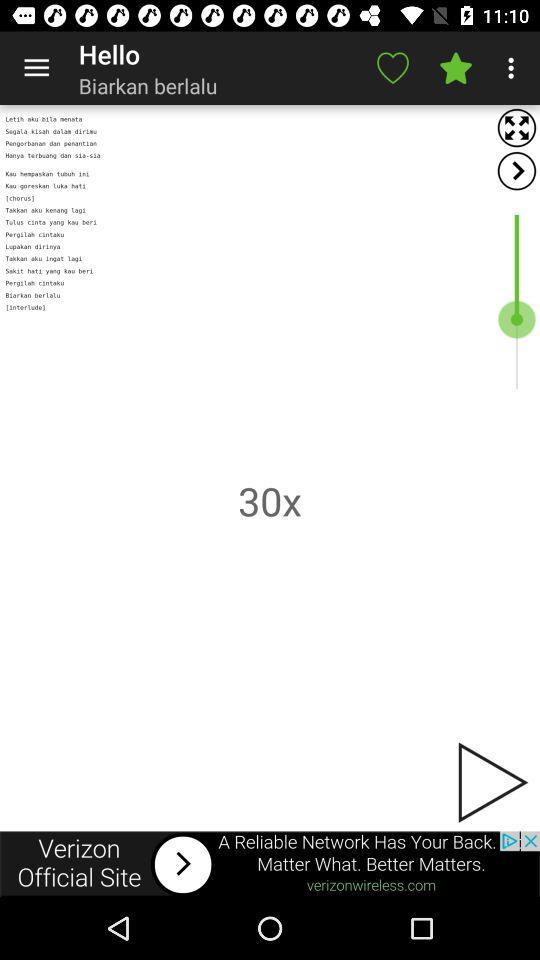  What do you see at coordinates (270, 863) in the screenshot?
I see `click verizon advertisement` at bounding box center [270, 863].